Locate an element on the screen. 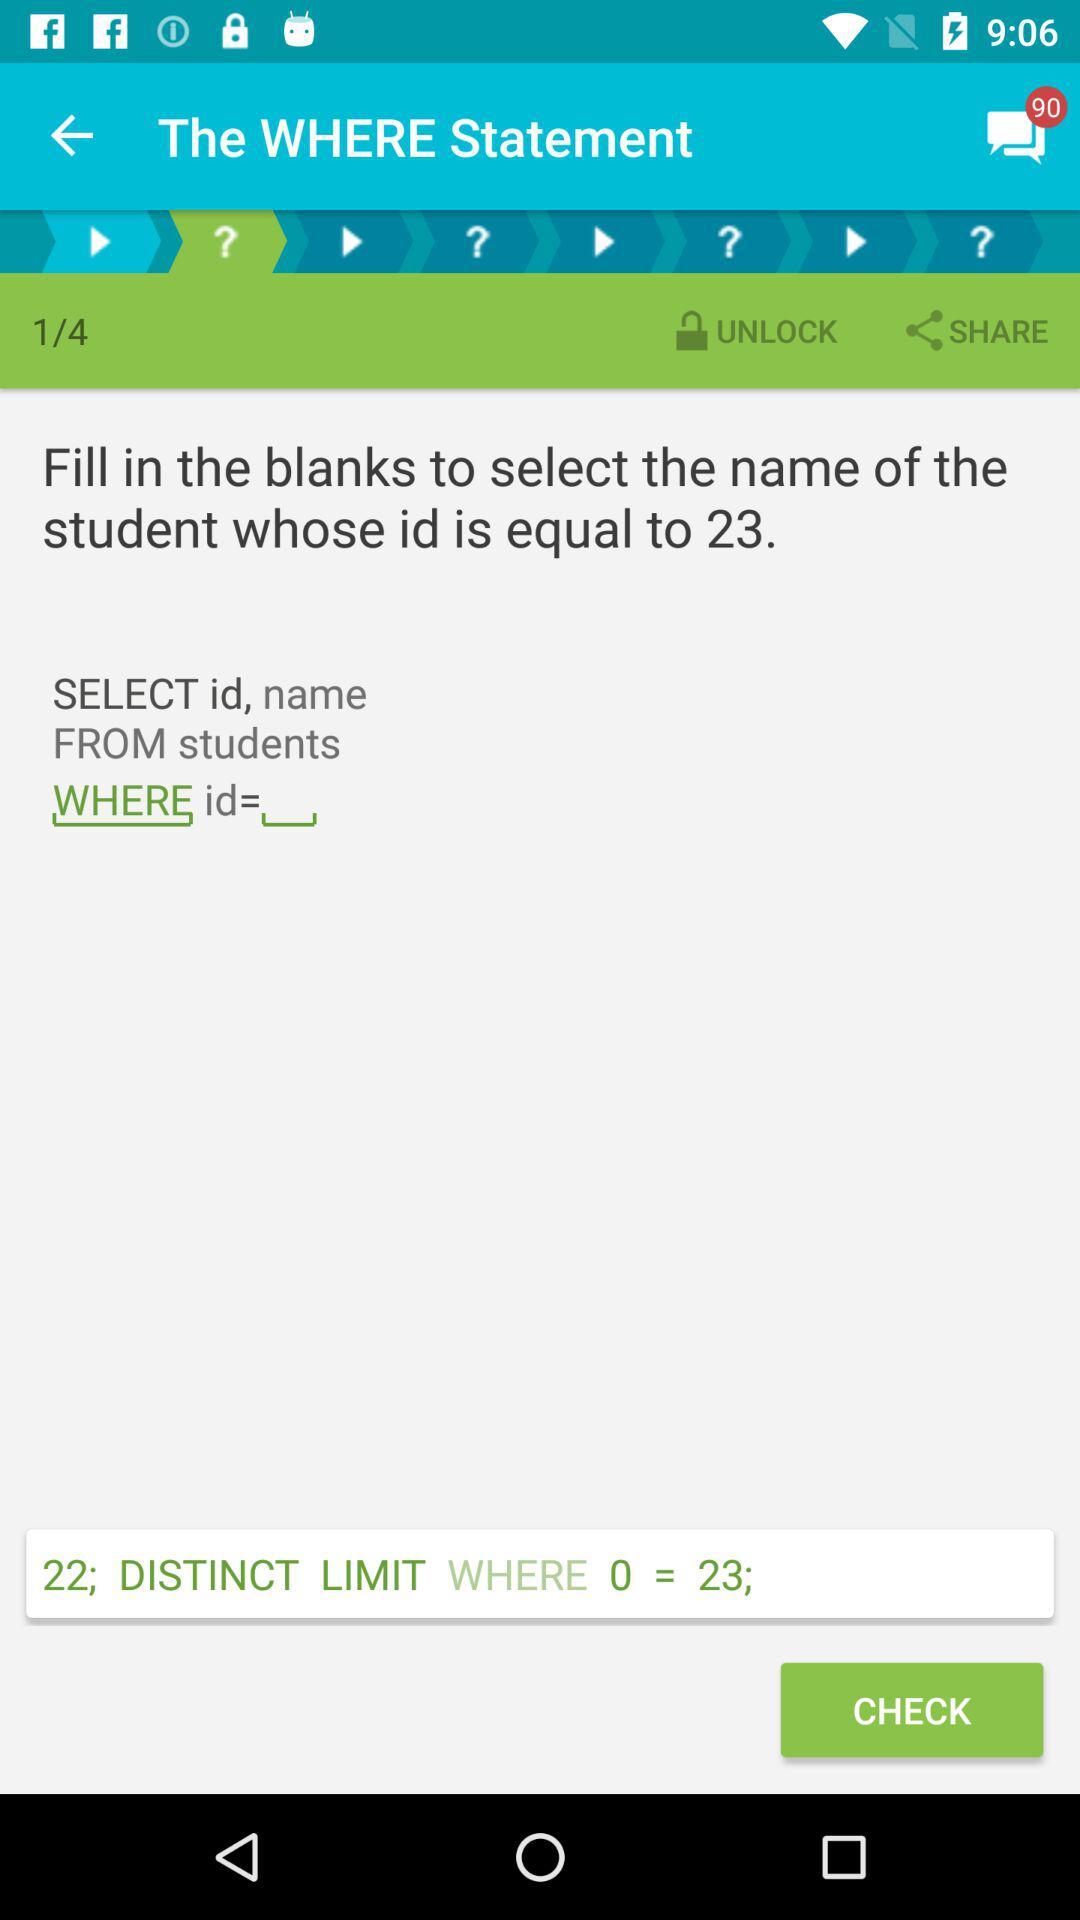 Image resolution: width=1080 pixels, height=1920 pixels. tab is located at coordinates (477, 240).